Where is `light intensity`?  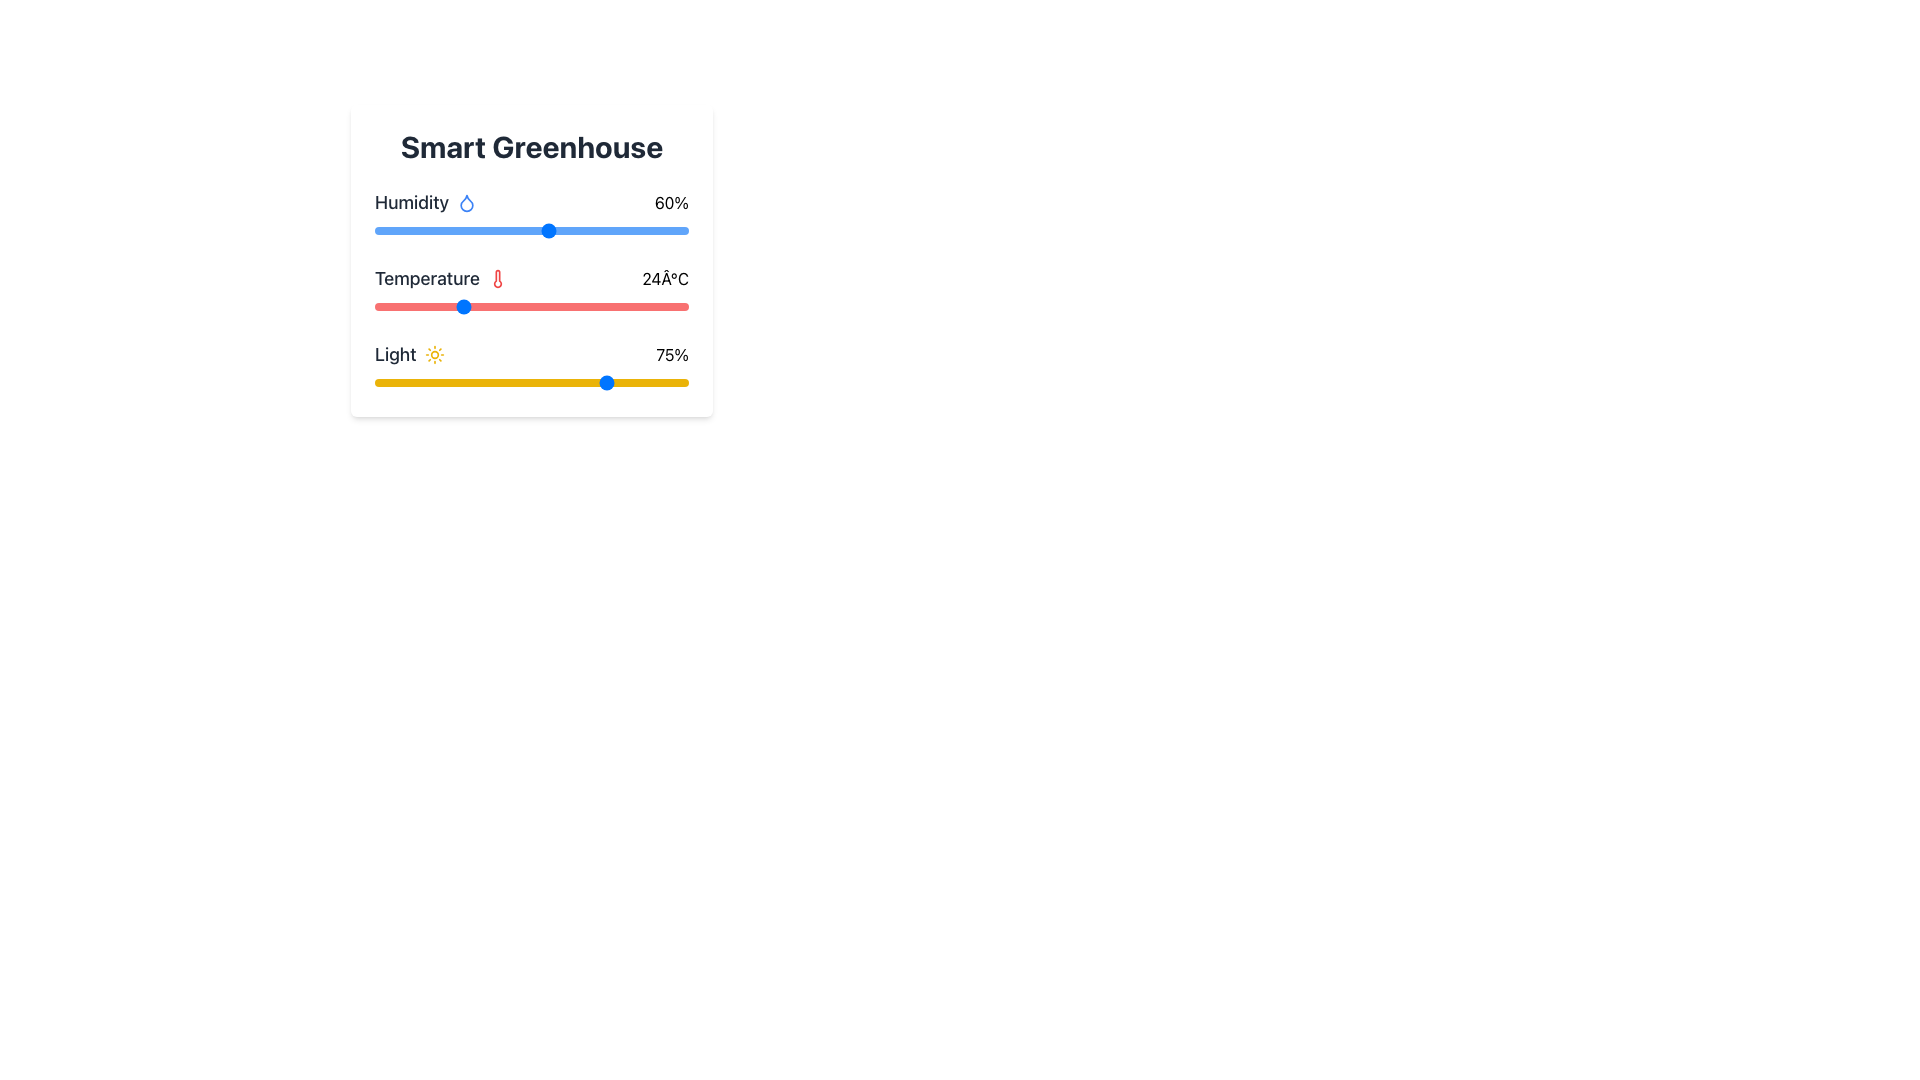
light intensity is located at coordinates (641, 382).